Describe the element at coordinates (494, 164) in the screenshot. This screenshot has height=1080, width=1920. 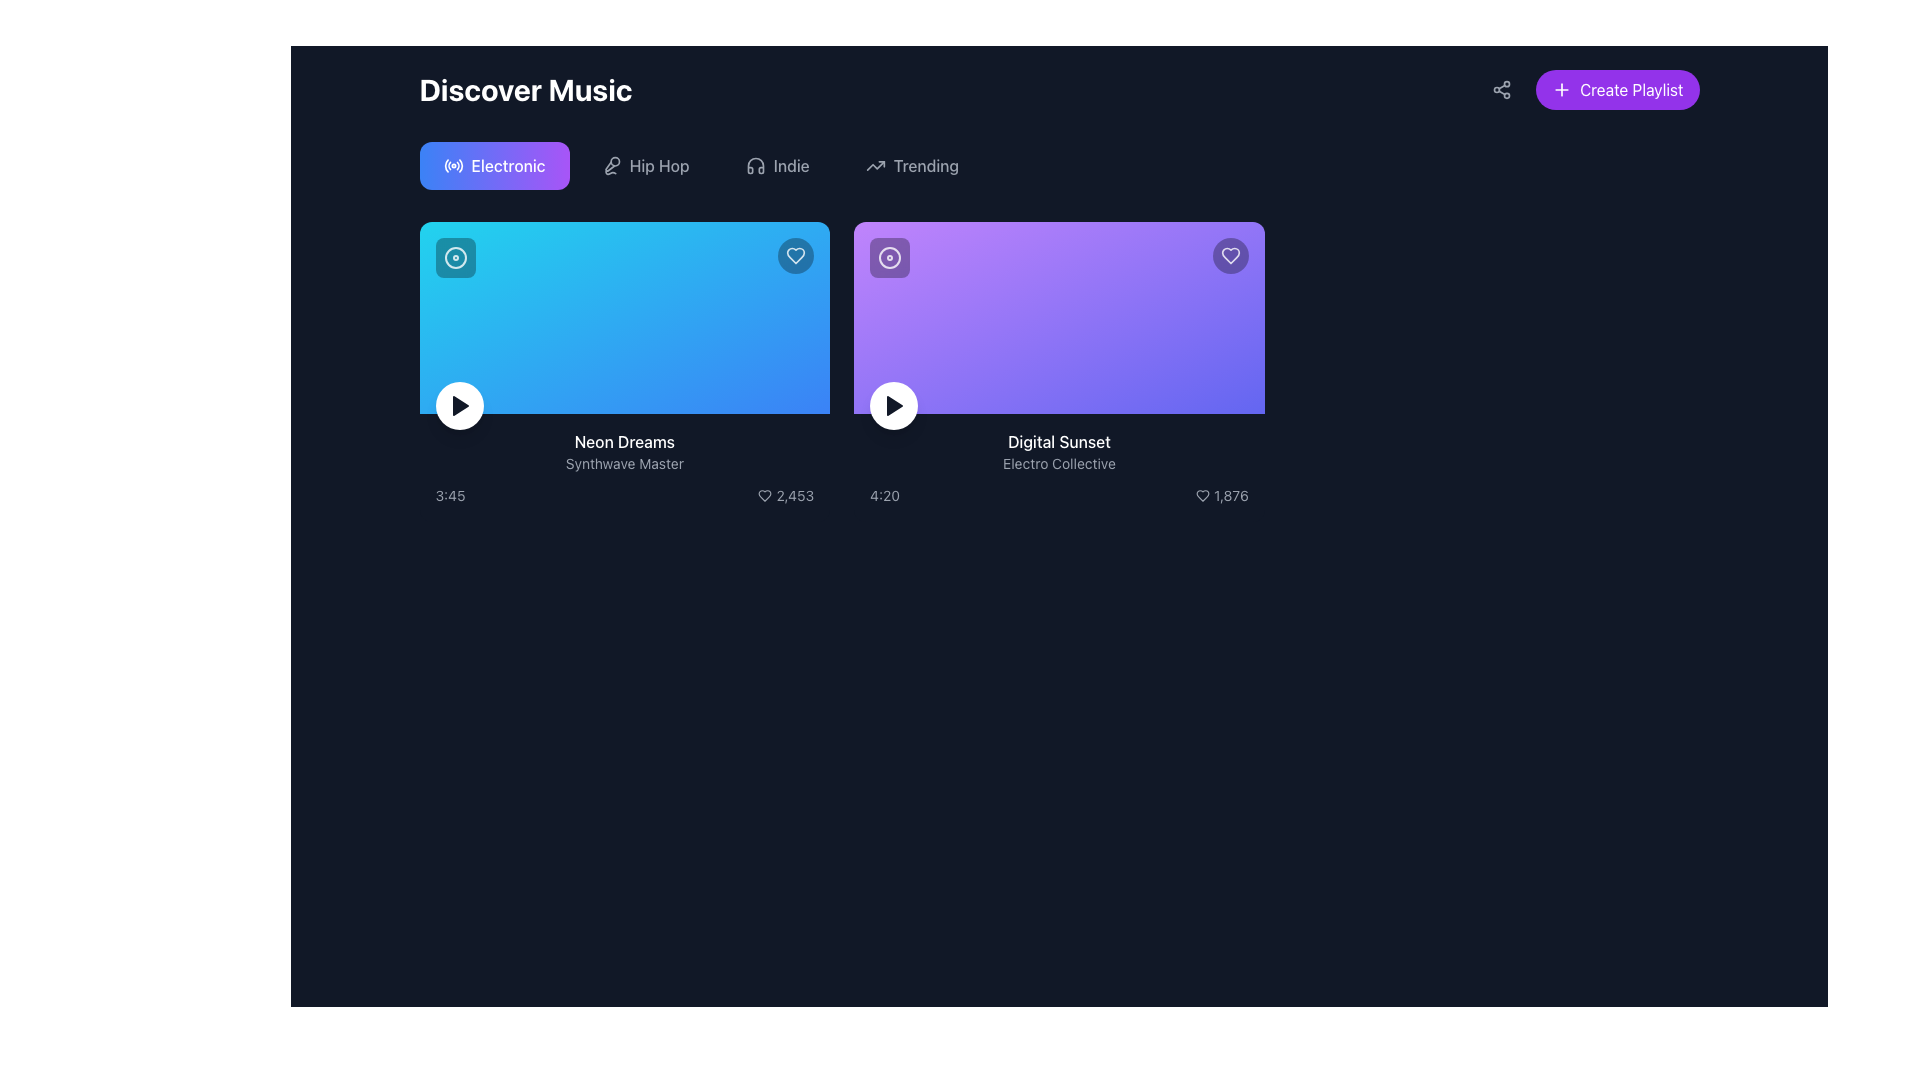
I see `the rectangular button labeled 'Electronic' with a gradient background transitioning from blue to purple` at that location.